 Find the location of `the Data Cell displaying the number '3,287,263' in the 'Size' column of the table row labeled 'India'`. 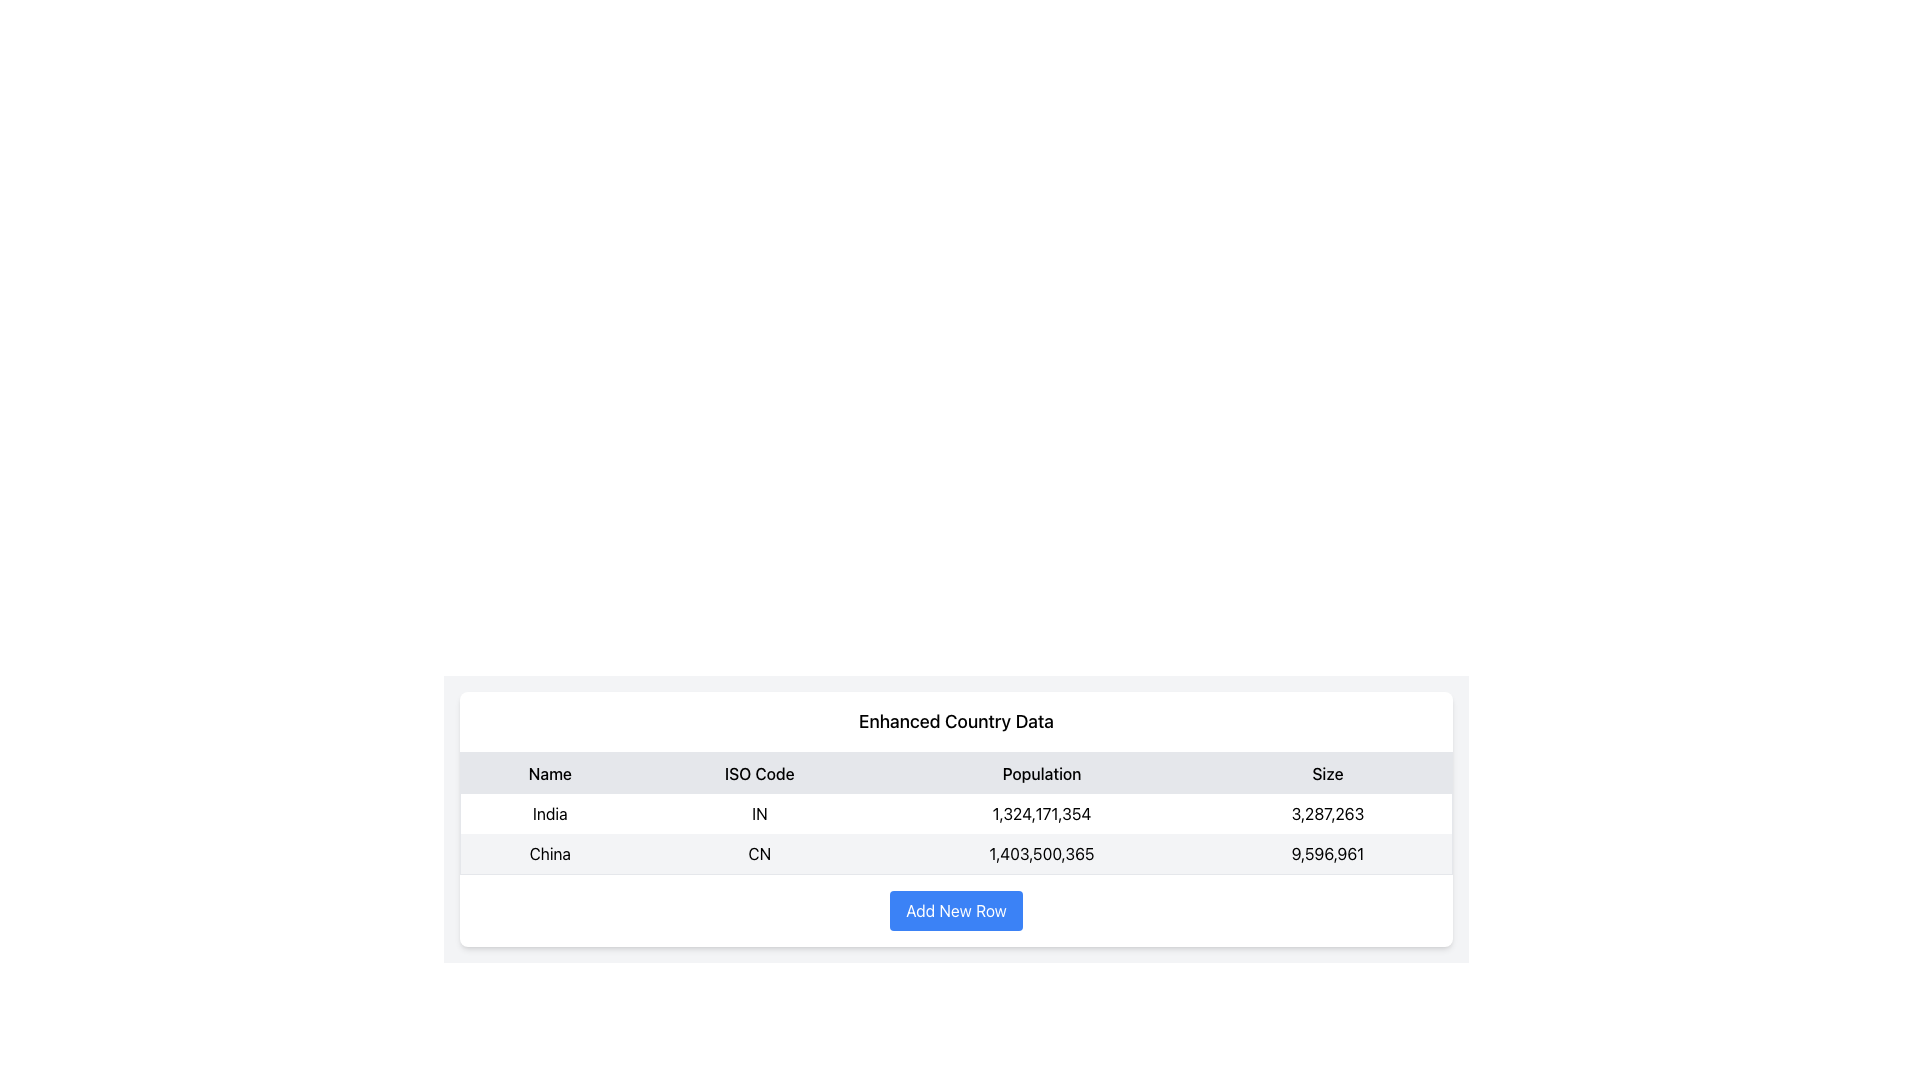

the Data Cell displaying the number '3,287,263' in the 'Size' column of the table row labeled 'India' is located at coordinates (1328, 813).